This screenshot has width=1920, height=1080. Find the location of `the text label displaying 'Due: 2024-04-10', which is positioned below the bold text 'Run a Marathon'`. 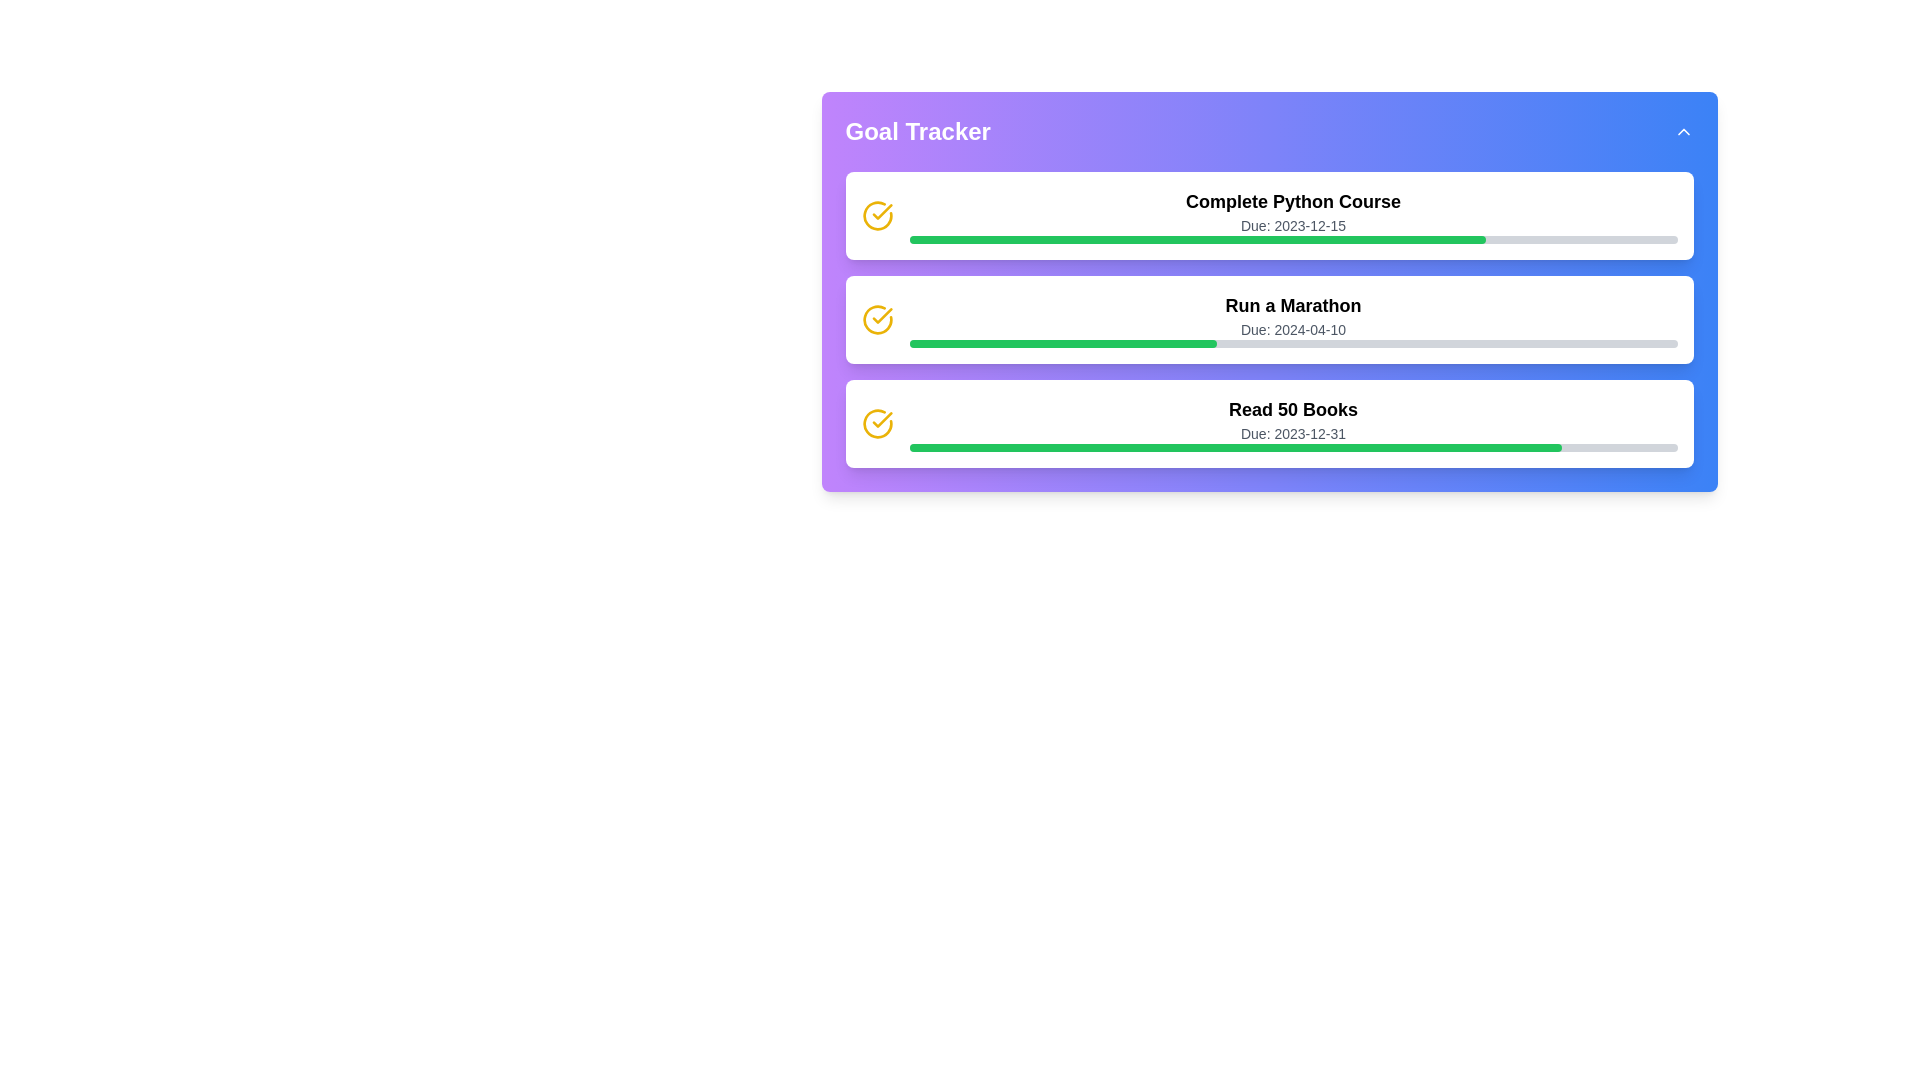

the text label displaying 'Due: 2024-04-10', which is positioned below the bold text 'Run a Marathon' is located at coordinates (1293, 329).